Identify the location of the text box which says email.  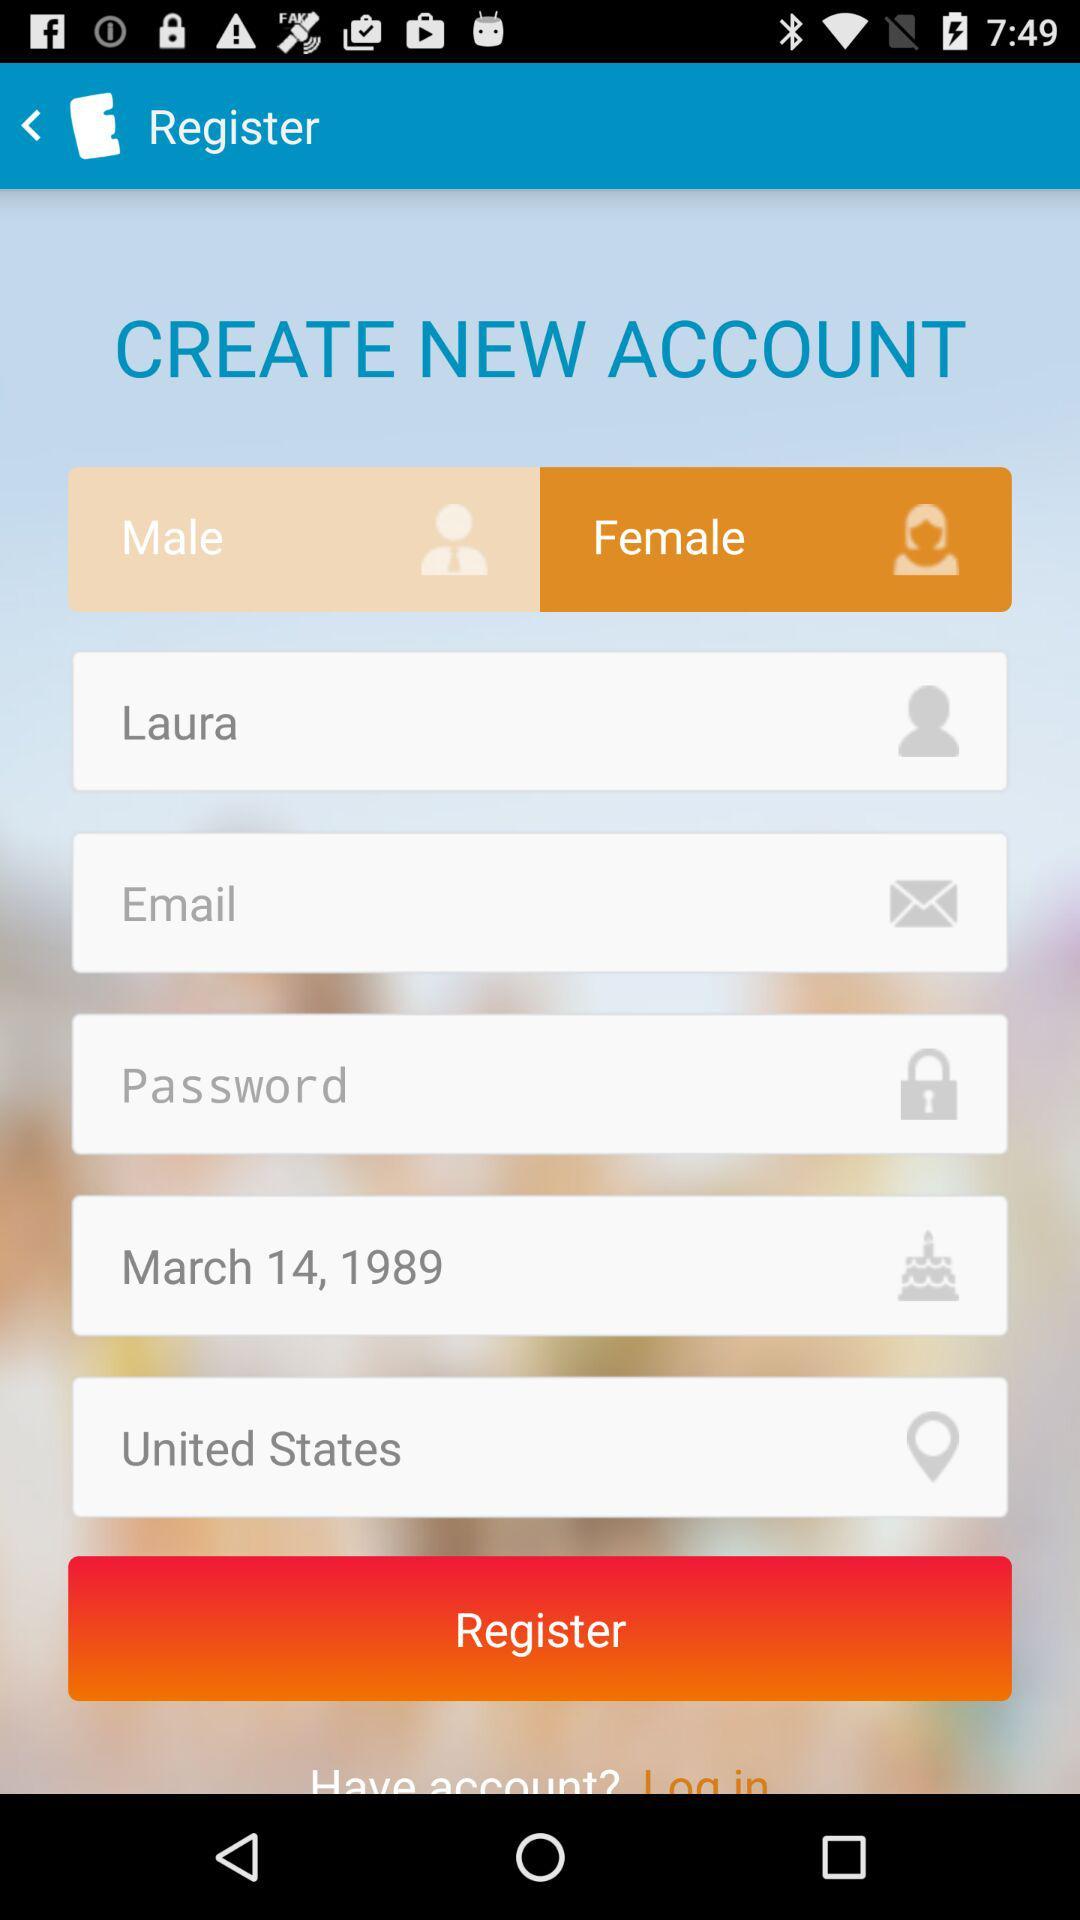
(540, 901).